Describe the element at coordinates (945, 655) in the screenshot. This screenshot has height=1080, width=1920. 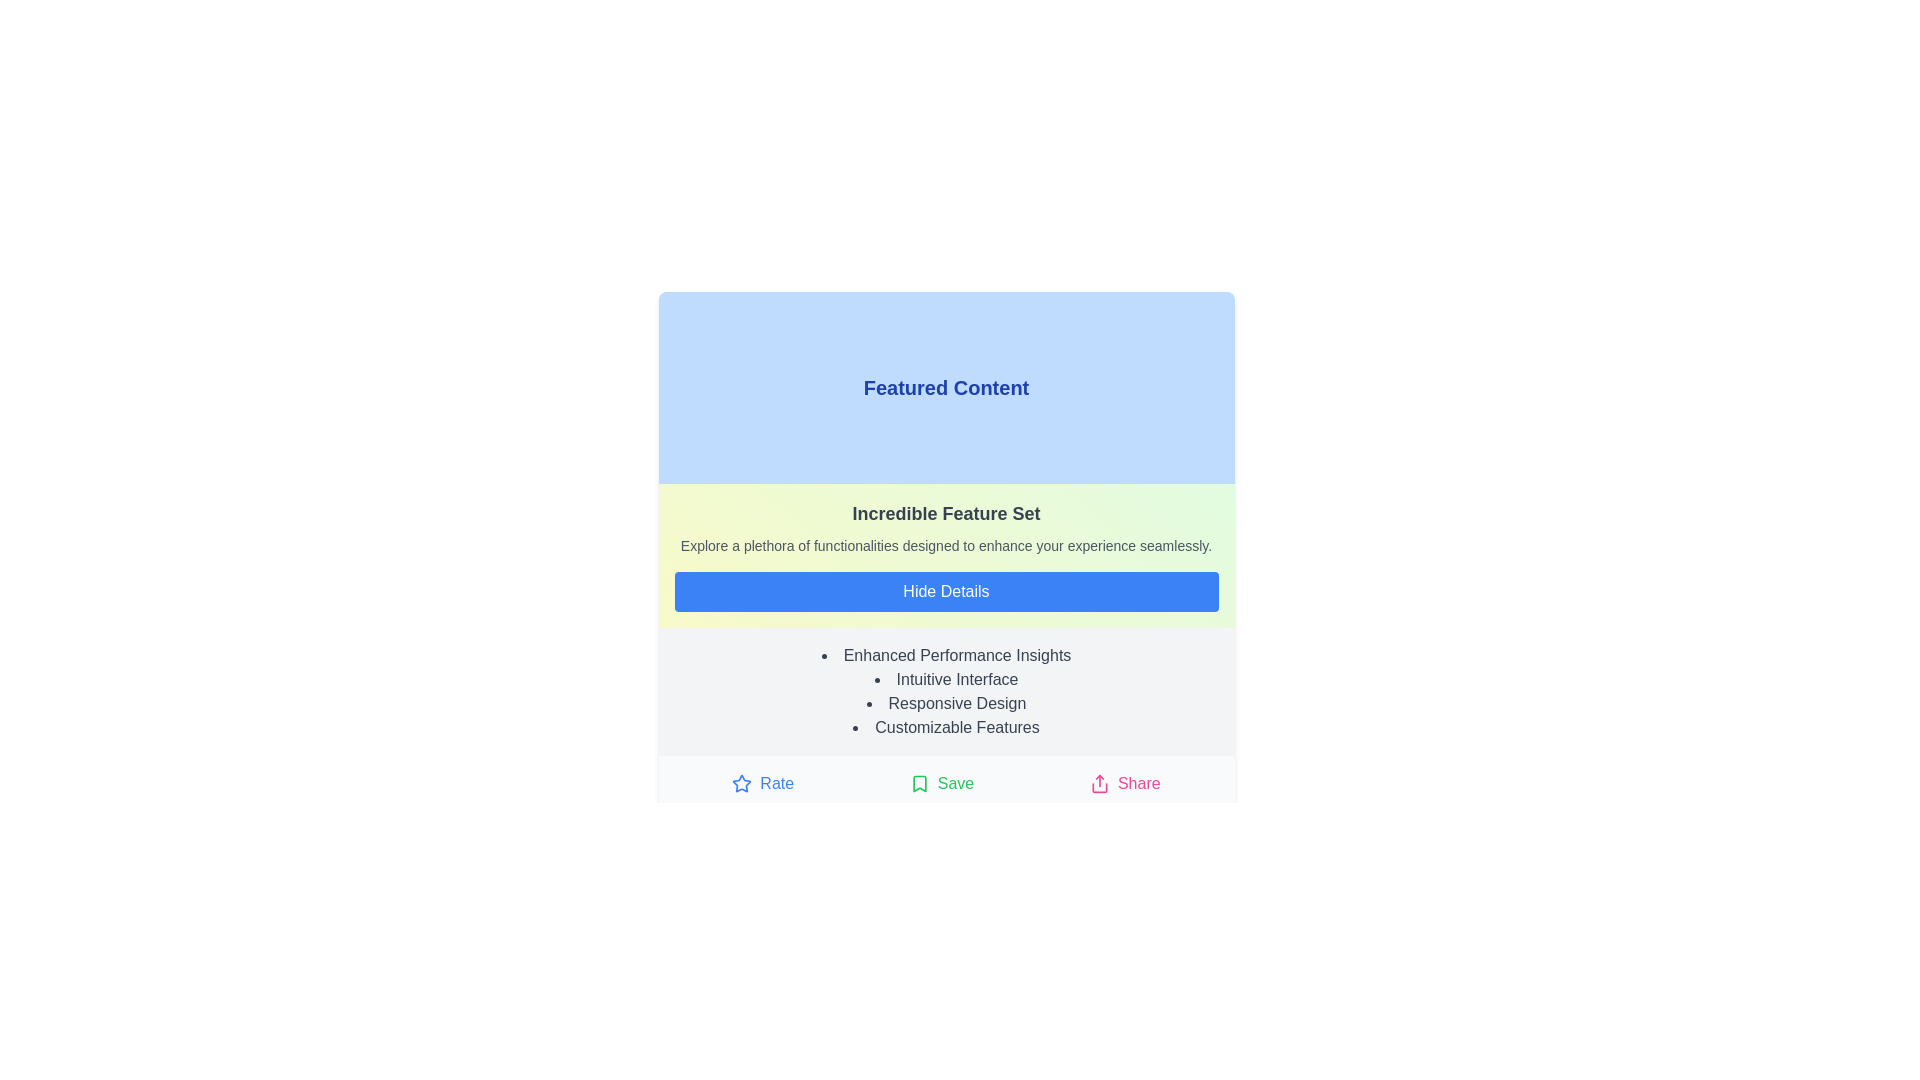
I see `the text label reading 'Enhanced Performance Insights', which is the first item in a vertical list under the section titled 'Incredible Feature Set'` at that location.